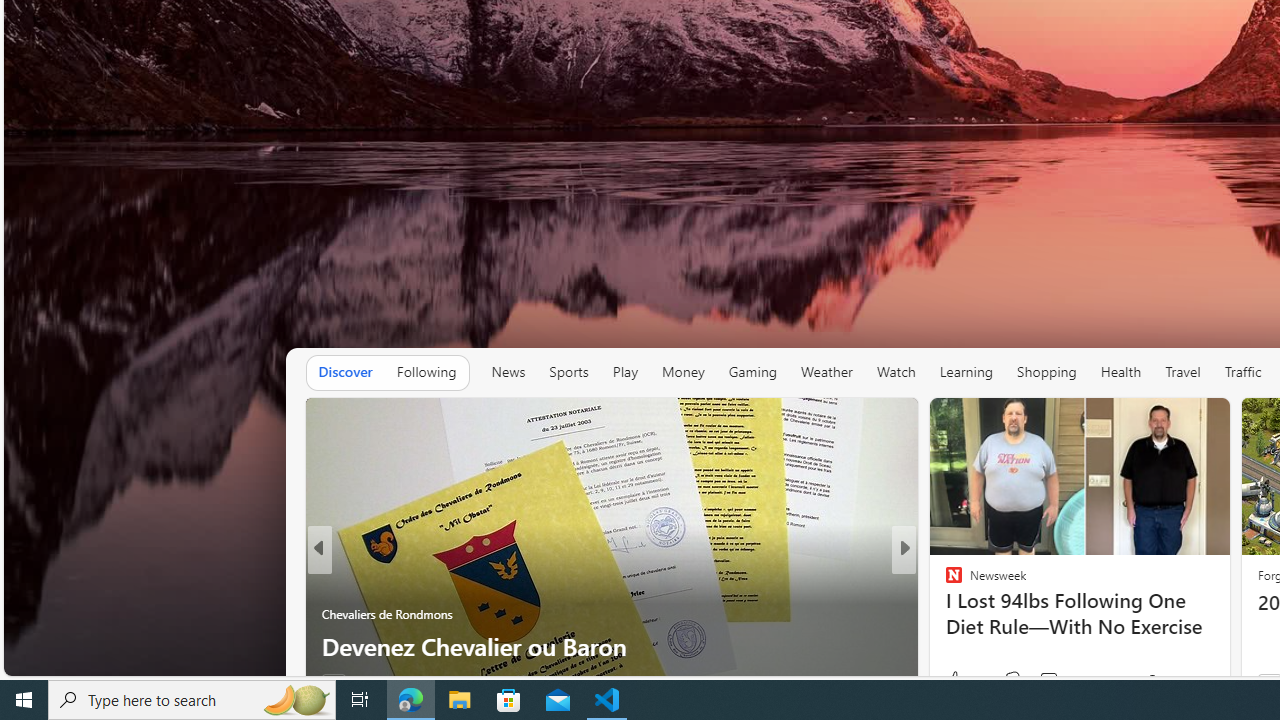 This screenshot has width=1280, height=720. What do you see at coordinates (944, 613) in the screenshot?
I see `'Body Network'` at bounding box center [944, 613].